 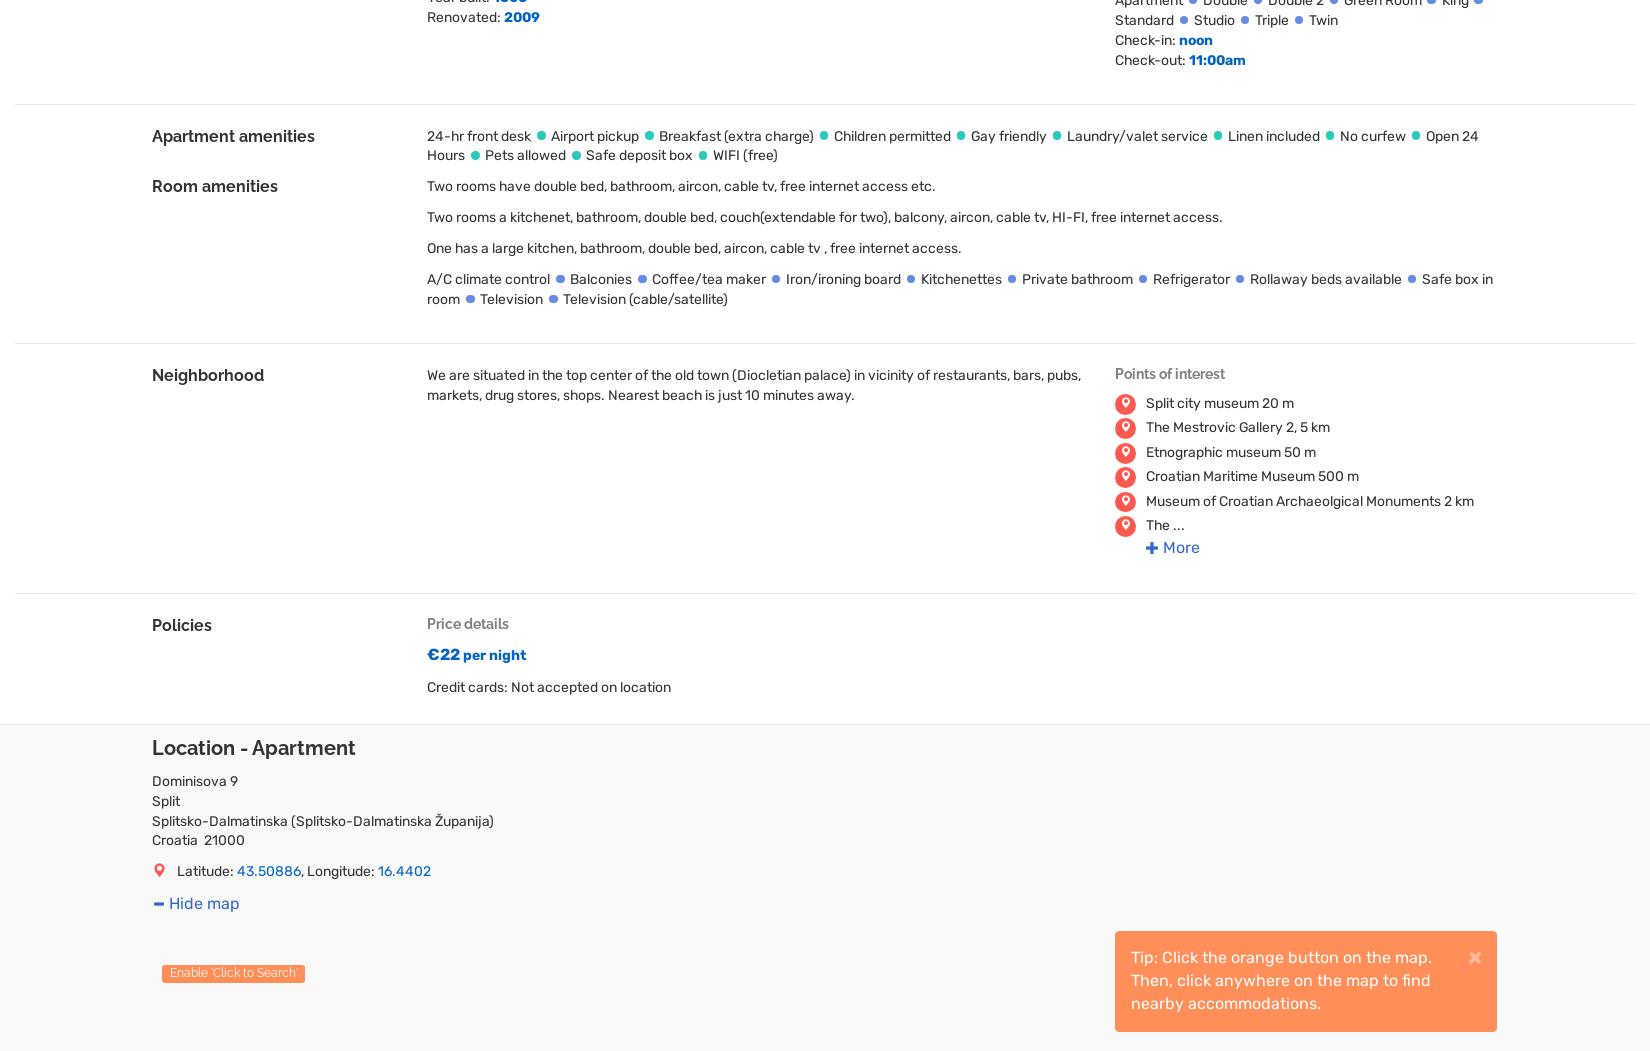 What do you see at coordinates (466, 622) in the screenshot?
I see `'Price details'` at bounding box center [466, 622].